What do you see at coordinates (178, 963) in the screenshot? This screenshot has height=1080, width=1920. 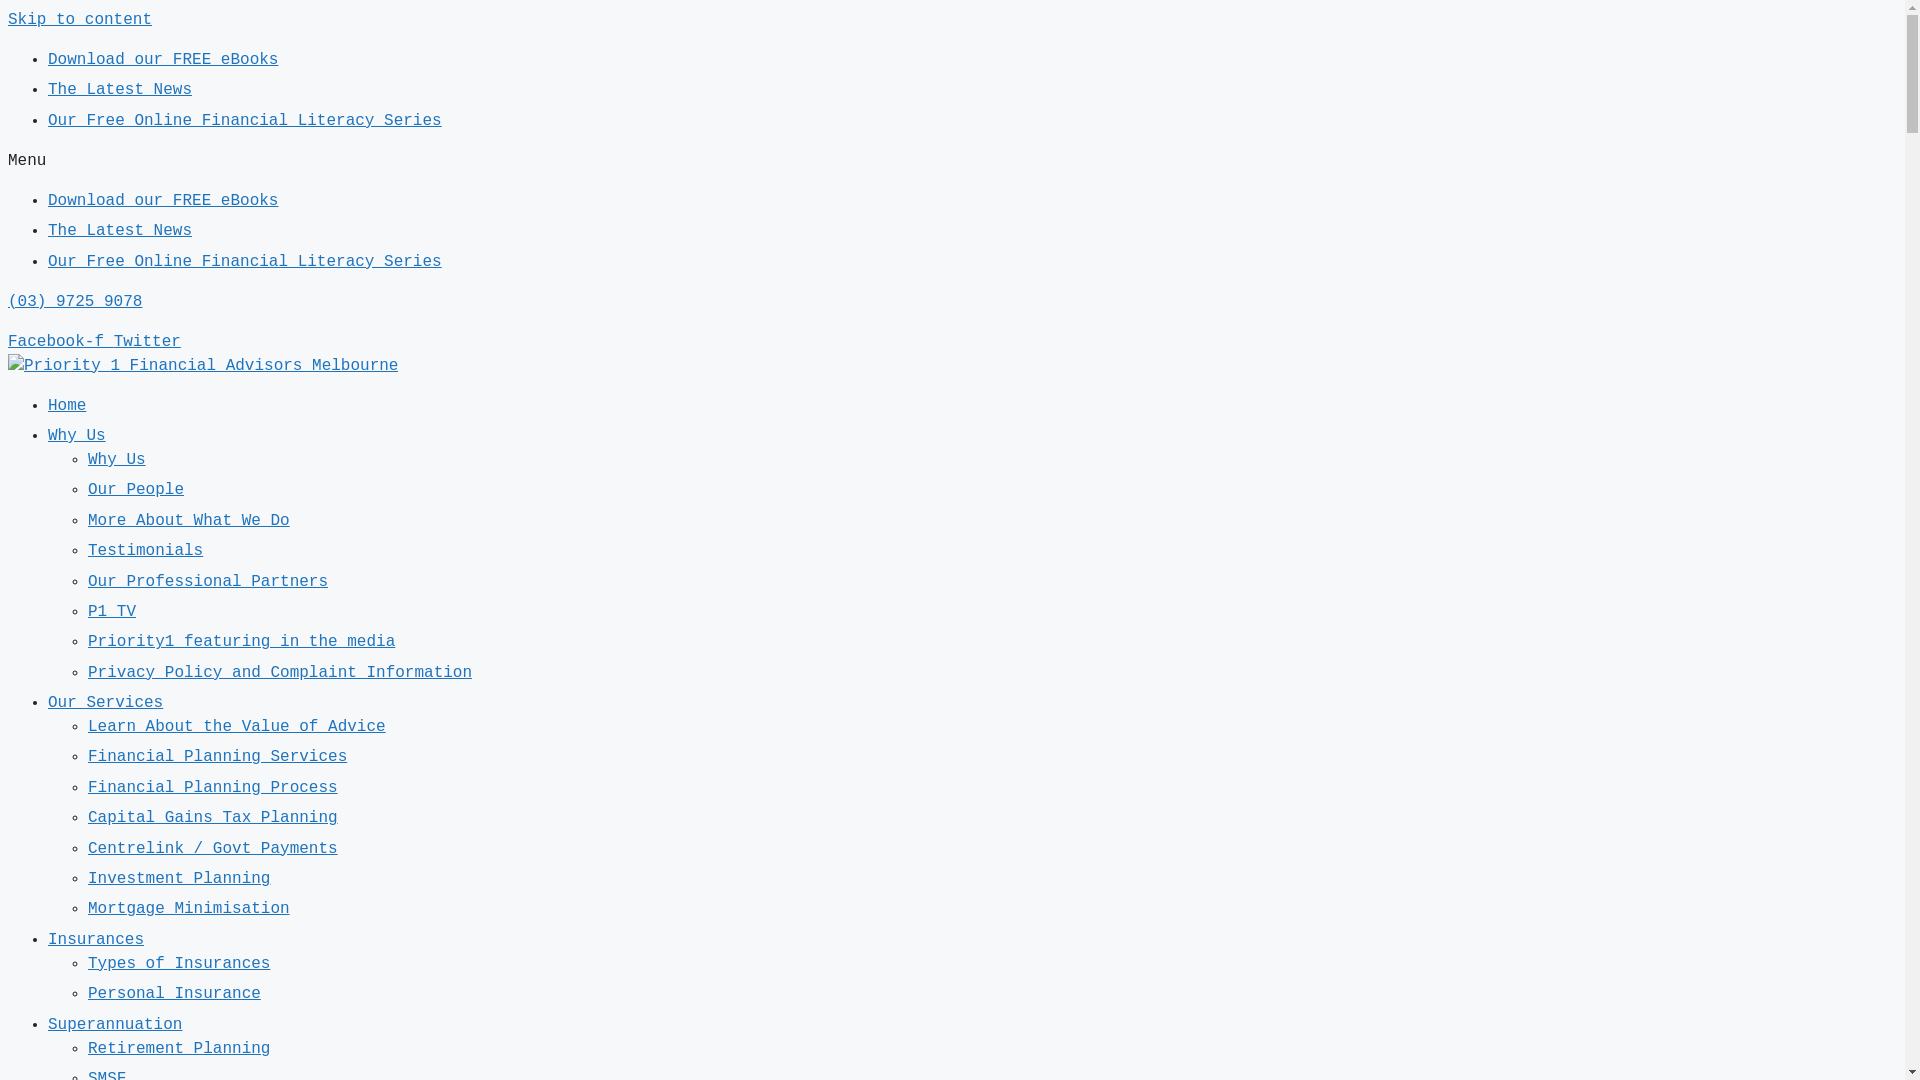 I see `'Types of Insurances'` at bounding box center [178, 963].